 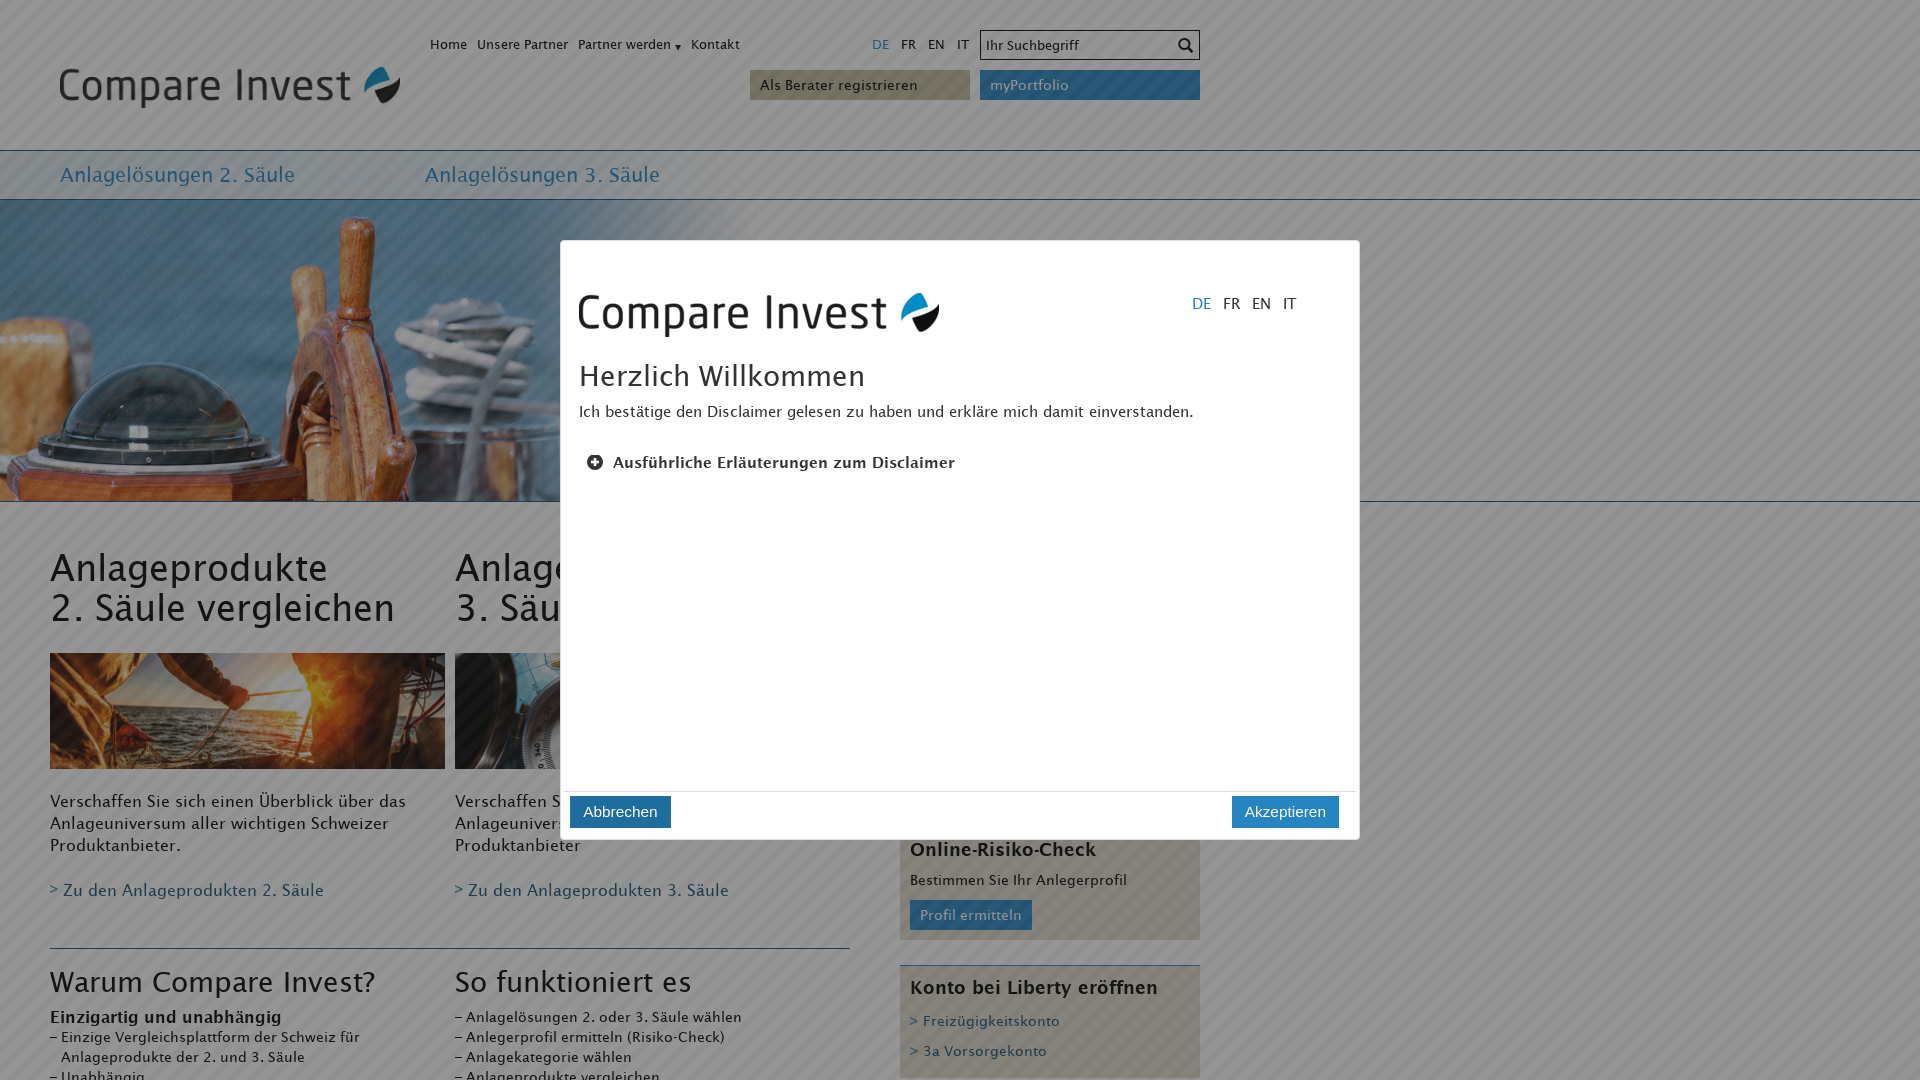 I want to click on 'IT', so click(x=963, y=44).